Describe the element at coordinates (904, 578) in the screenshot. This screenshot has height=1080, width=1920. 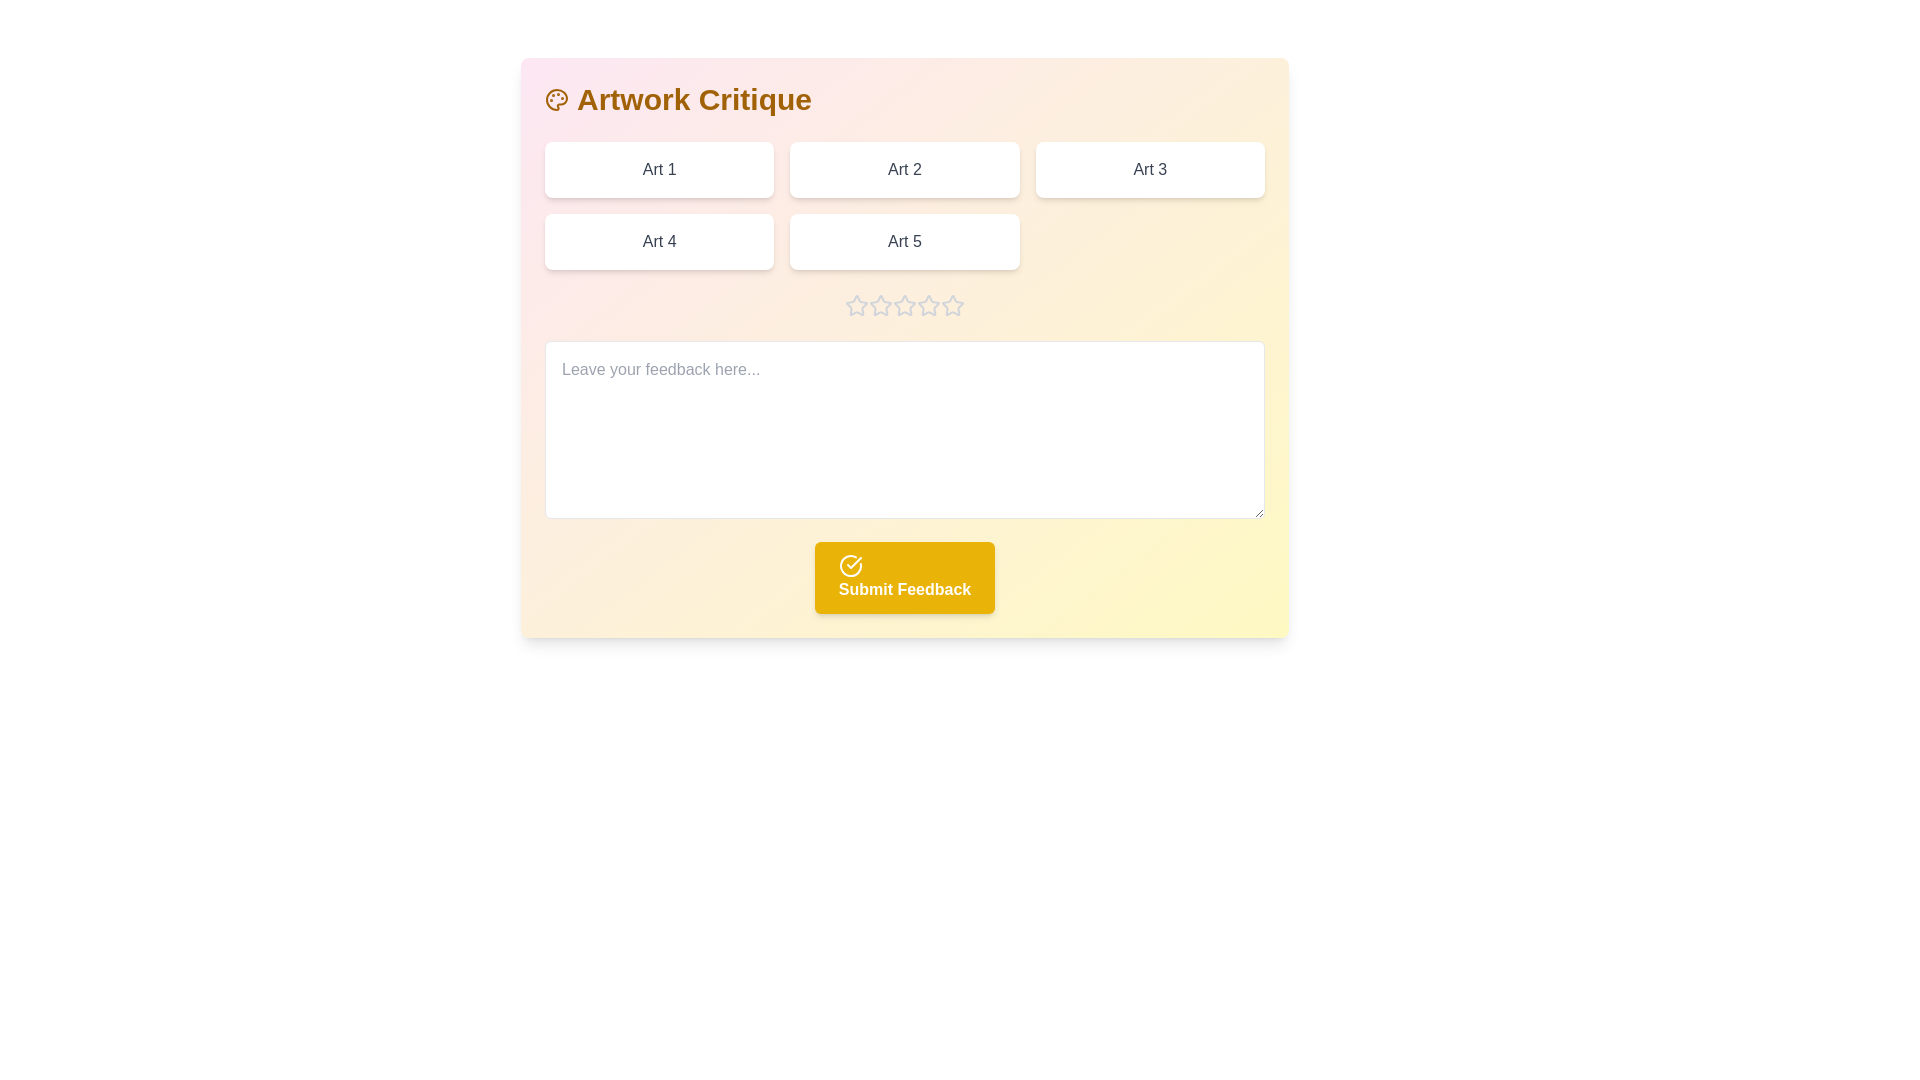
I see `the 'Submit Feedback' button to submit the feedback` at that location.